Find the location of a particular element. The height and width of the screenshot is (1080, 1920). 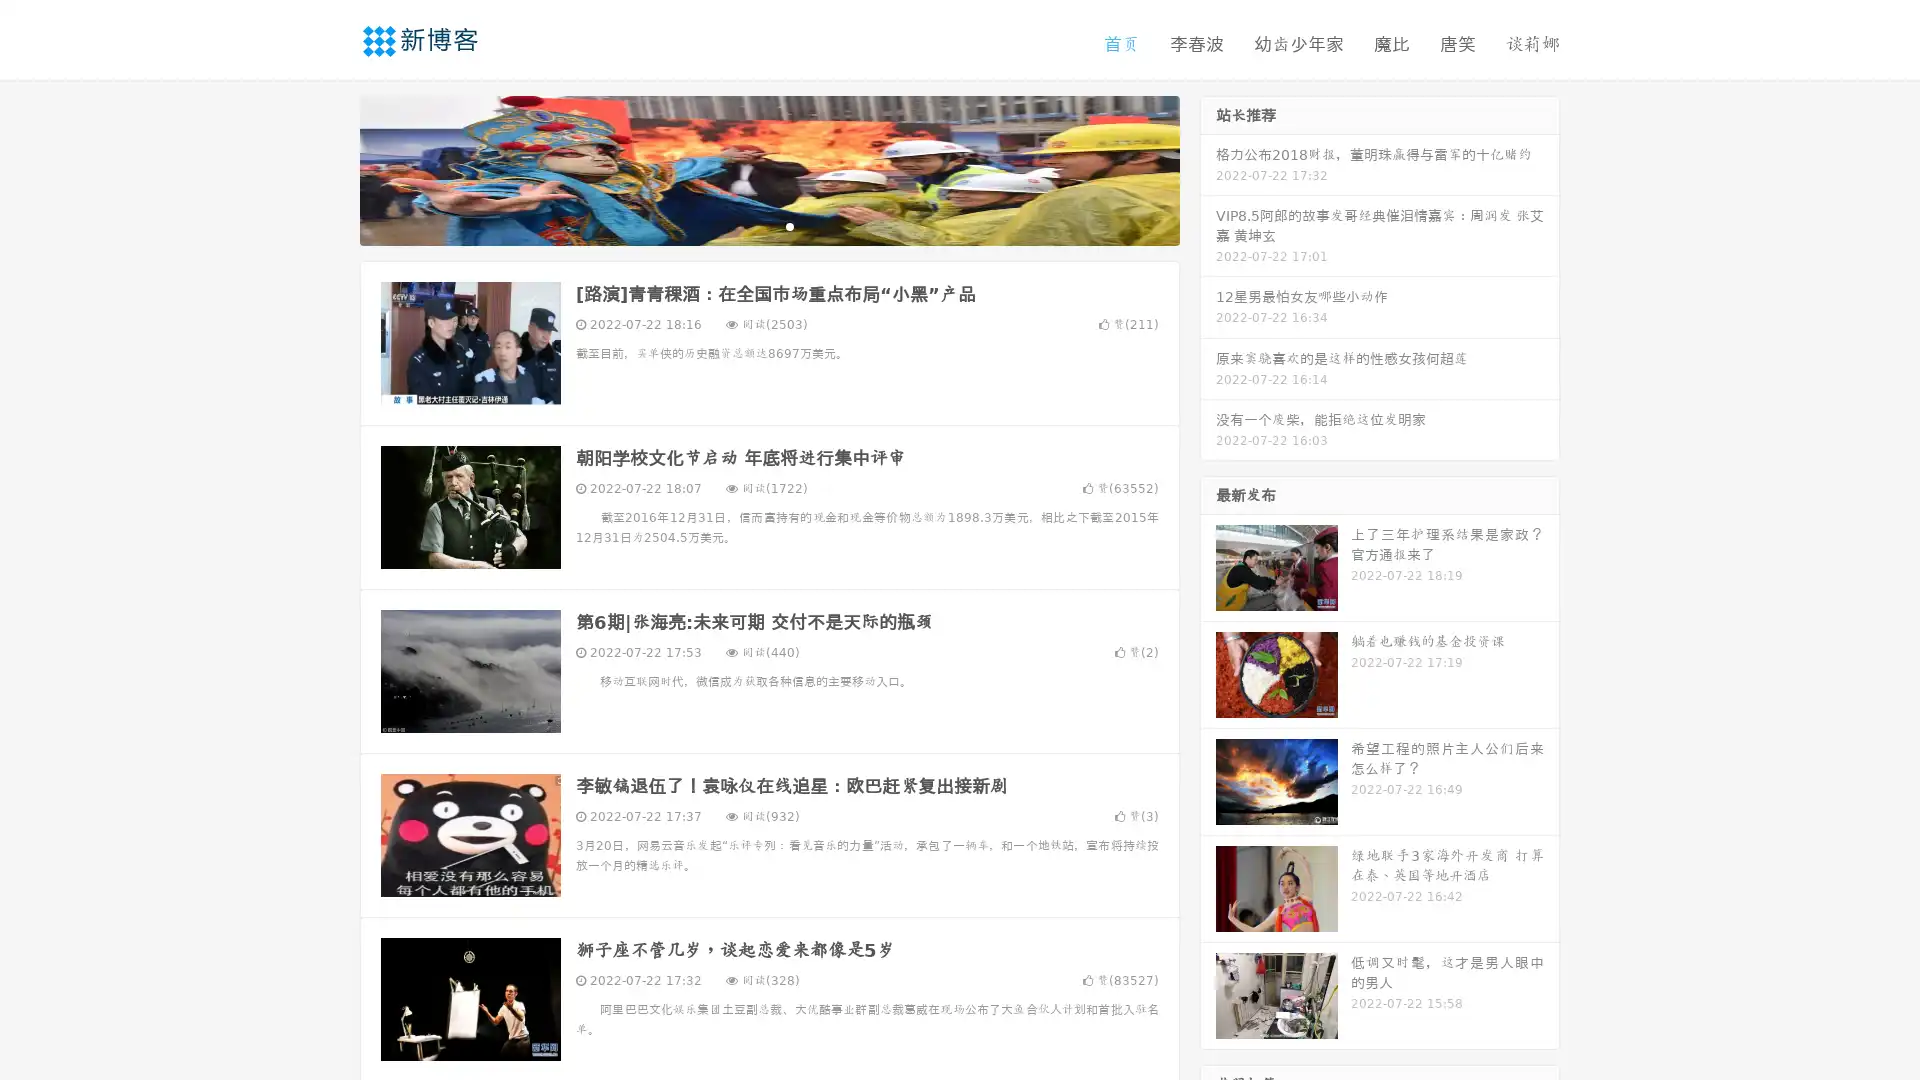

Go to slide 3 is located at coordinates (789, 225).